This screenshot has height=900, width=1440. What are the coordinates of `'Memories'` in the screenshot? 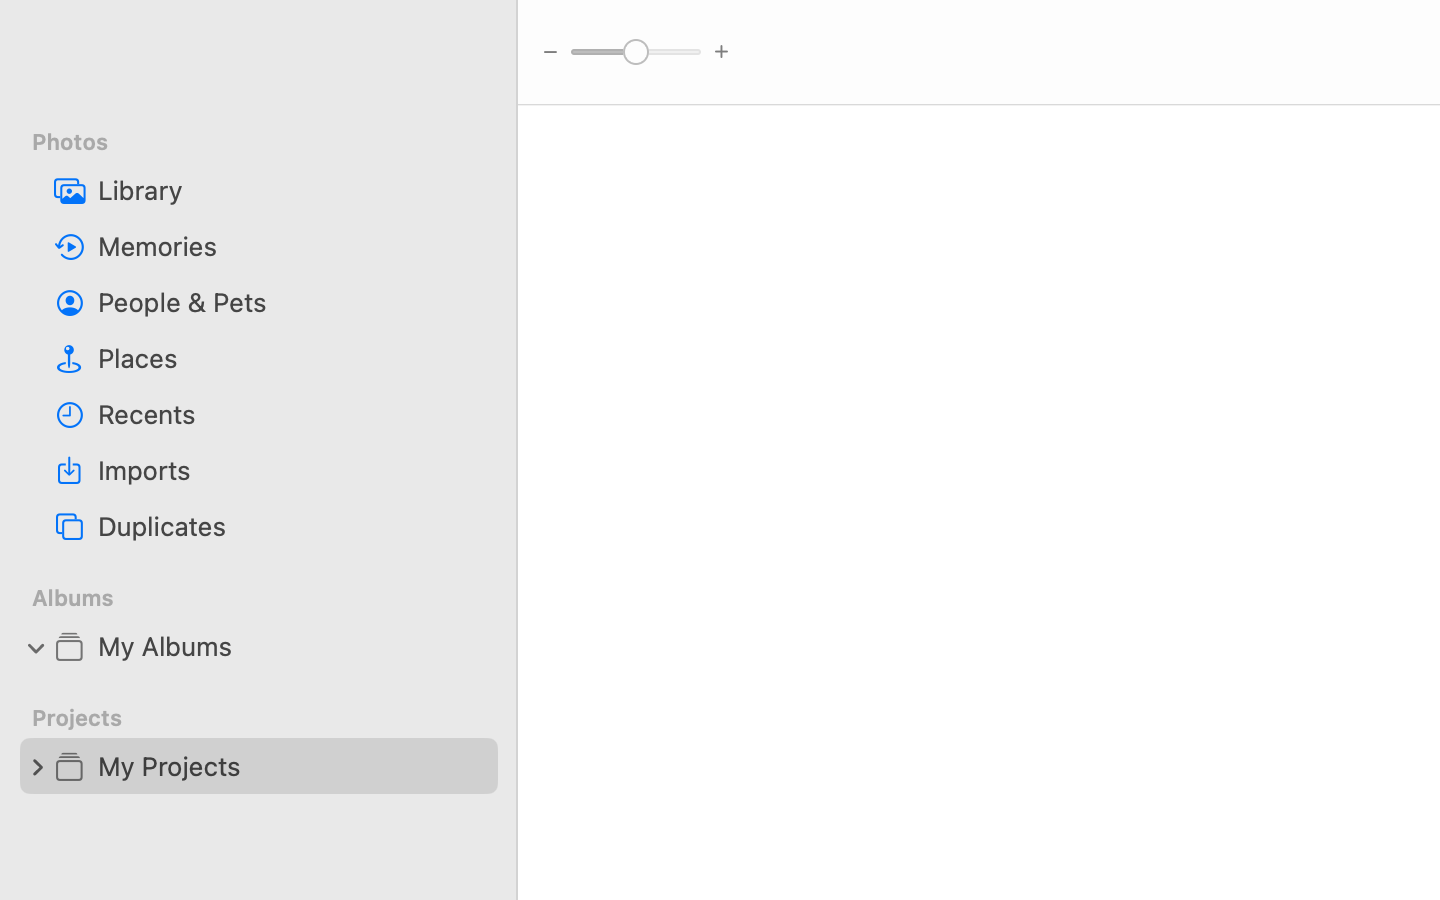 It's located at (289, 244).